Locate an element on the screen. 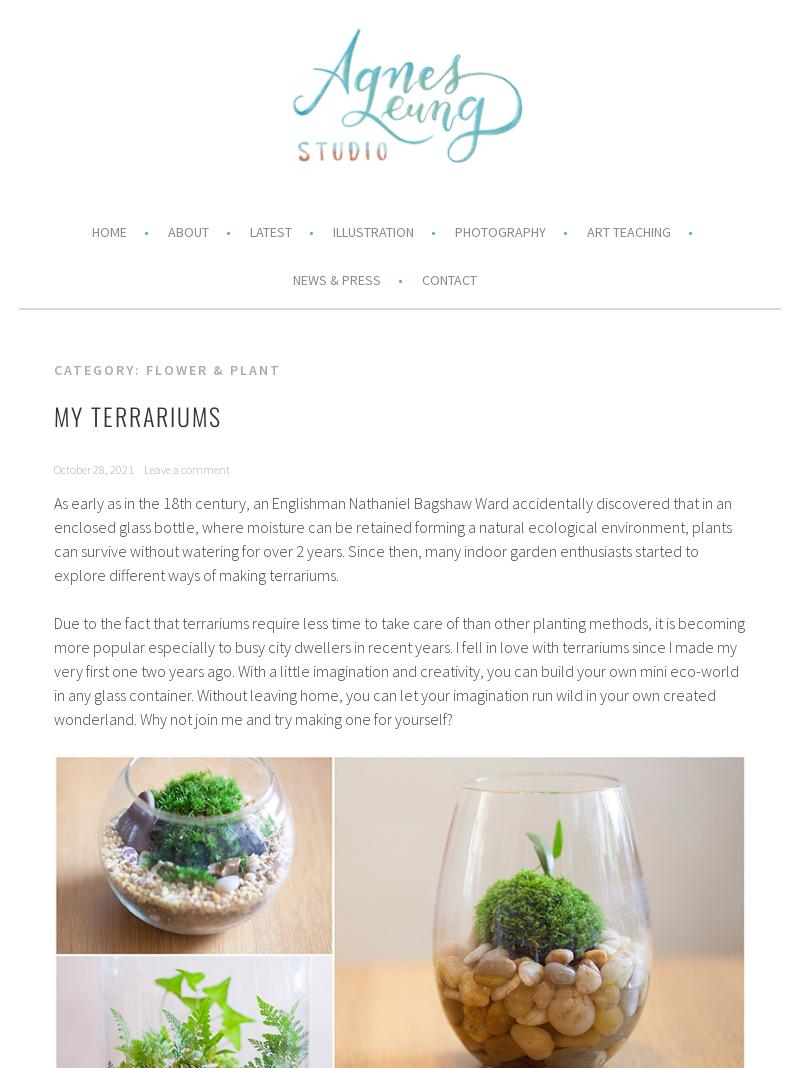 Image resolution: width=800 pixels, height=1068 pixels. 'Leave a comment' is located at coordinates (185, 468).